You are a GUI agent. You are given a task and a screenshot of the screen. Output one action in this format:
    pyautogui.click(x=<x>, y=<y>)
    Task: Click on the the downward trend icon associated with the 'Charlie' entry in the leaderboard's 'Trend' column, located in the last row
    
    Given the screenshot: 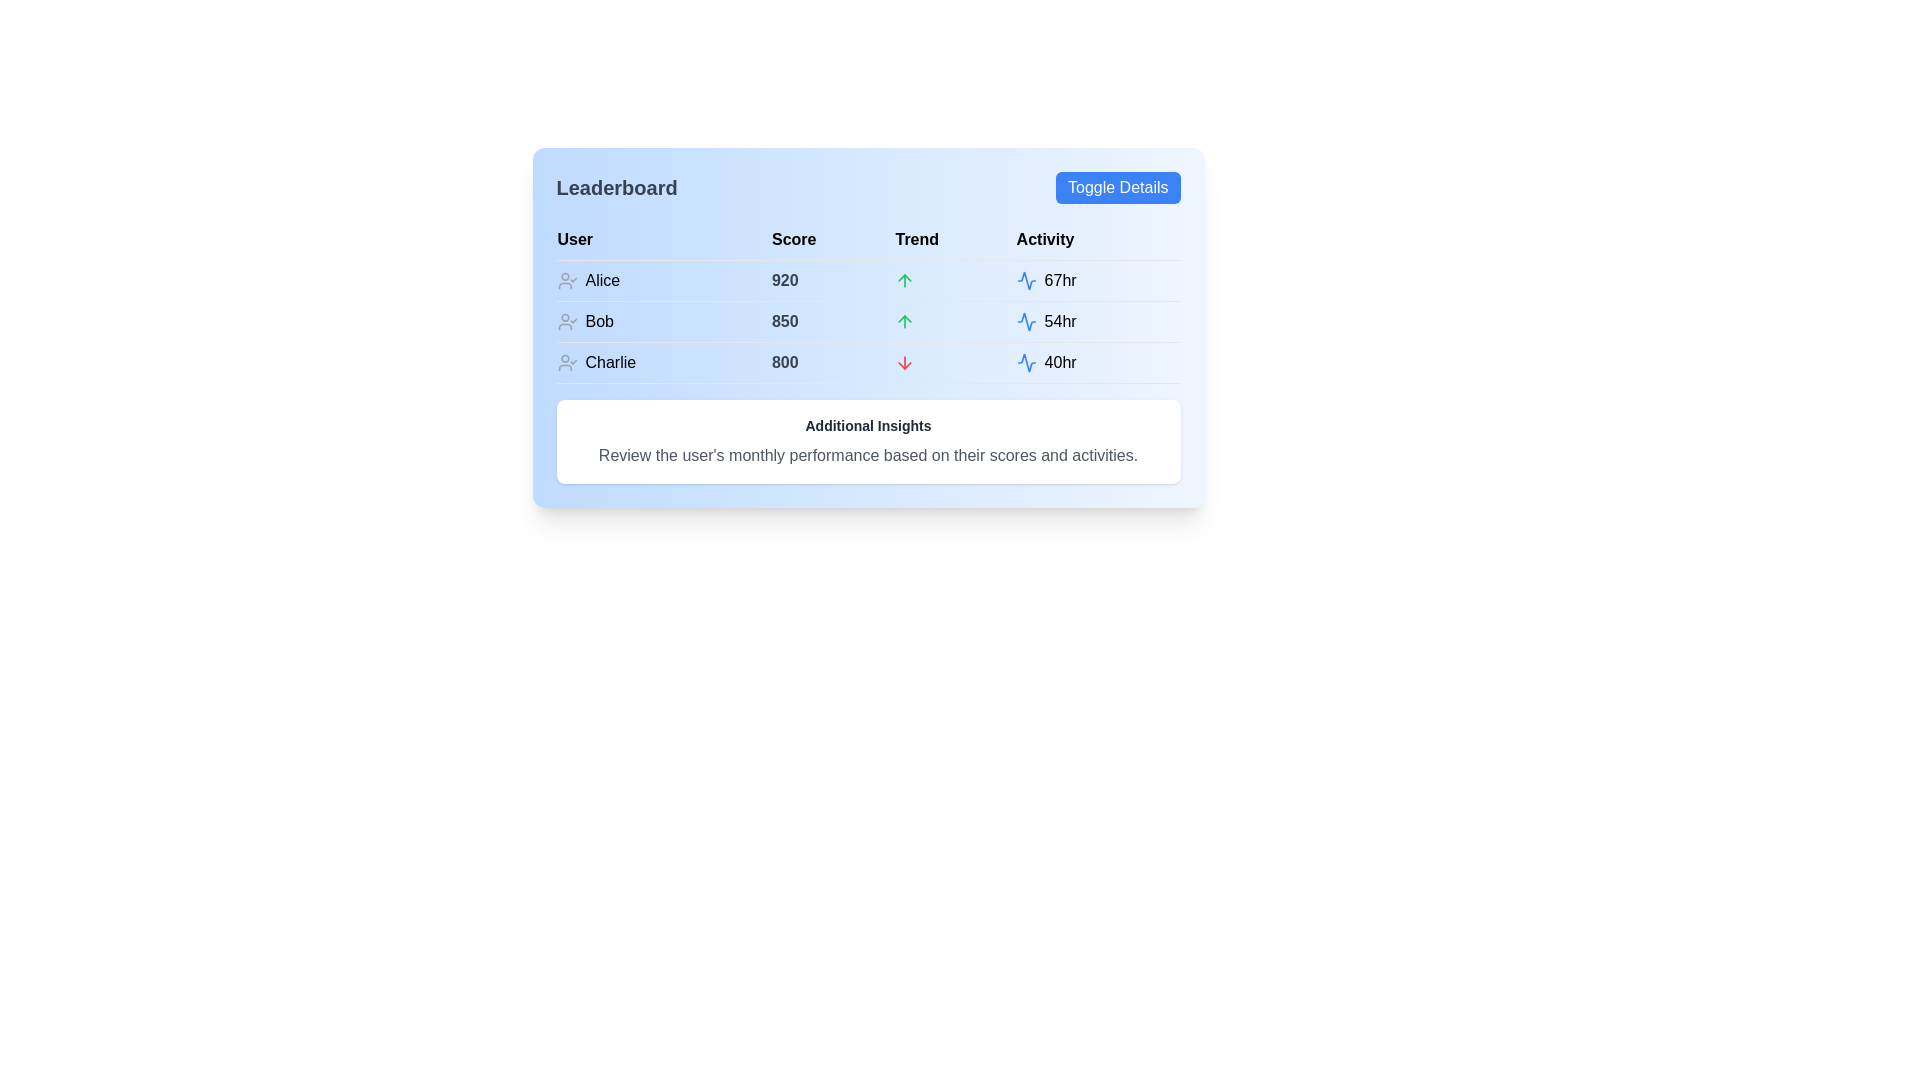 What is the action you would take?
    pyautogui.click(x=904, y=362)
    